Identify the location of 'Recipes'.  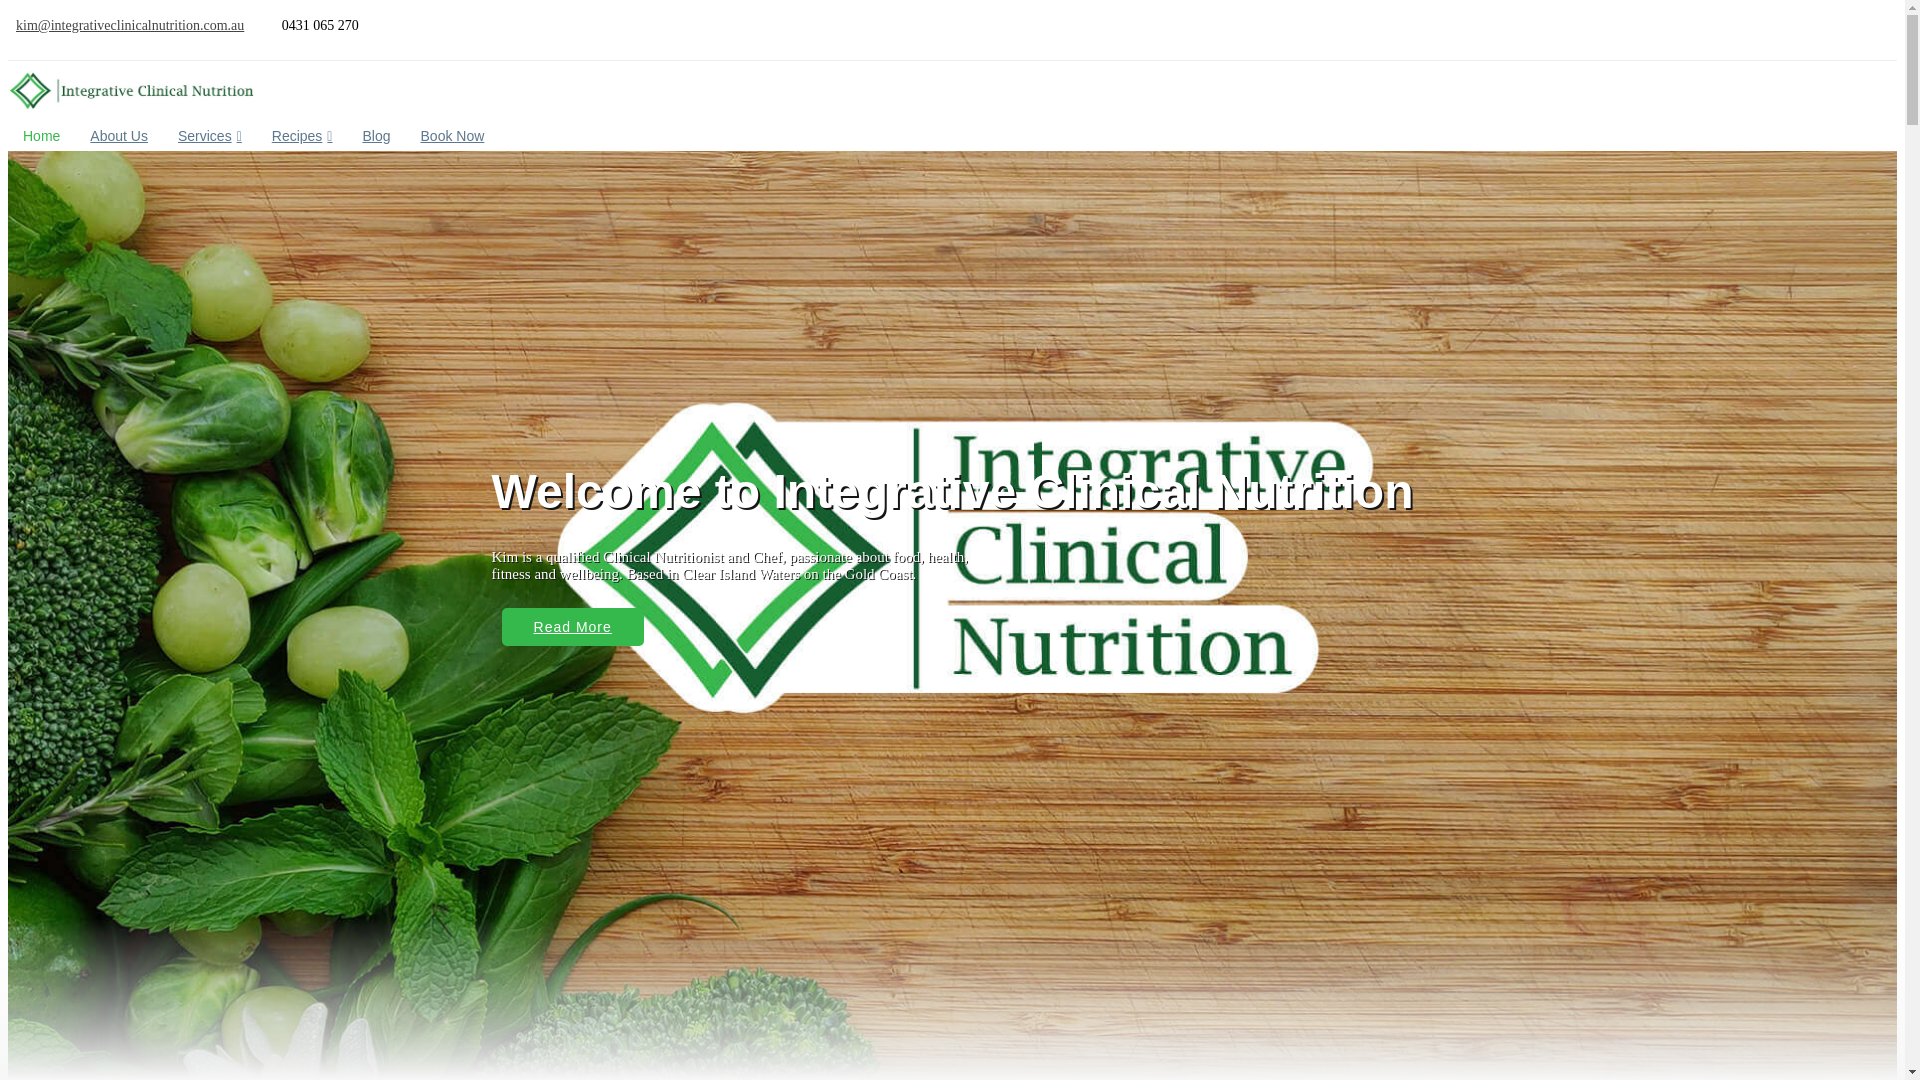
(301, 135).